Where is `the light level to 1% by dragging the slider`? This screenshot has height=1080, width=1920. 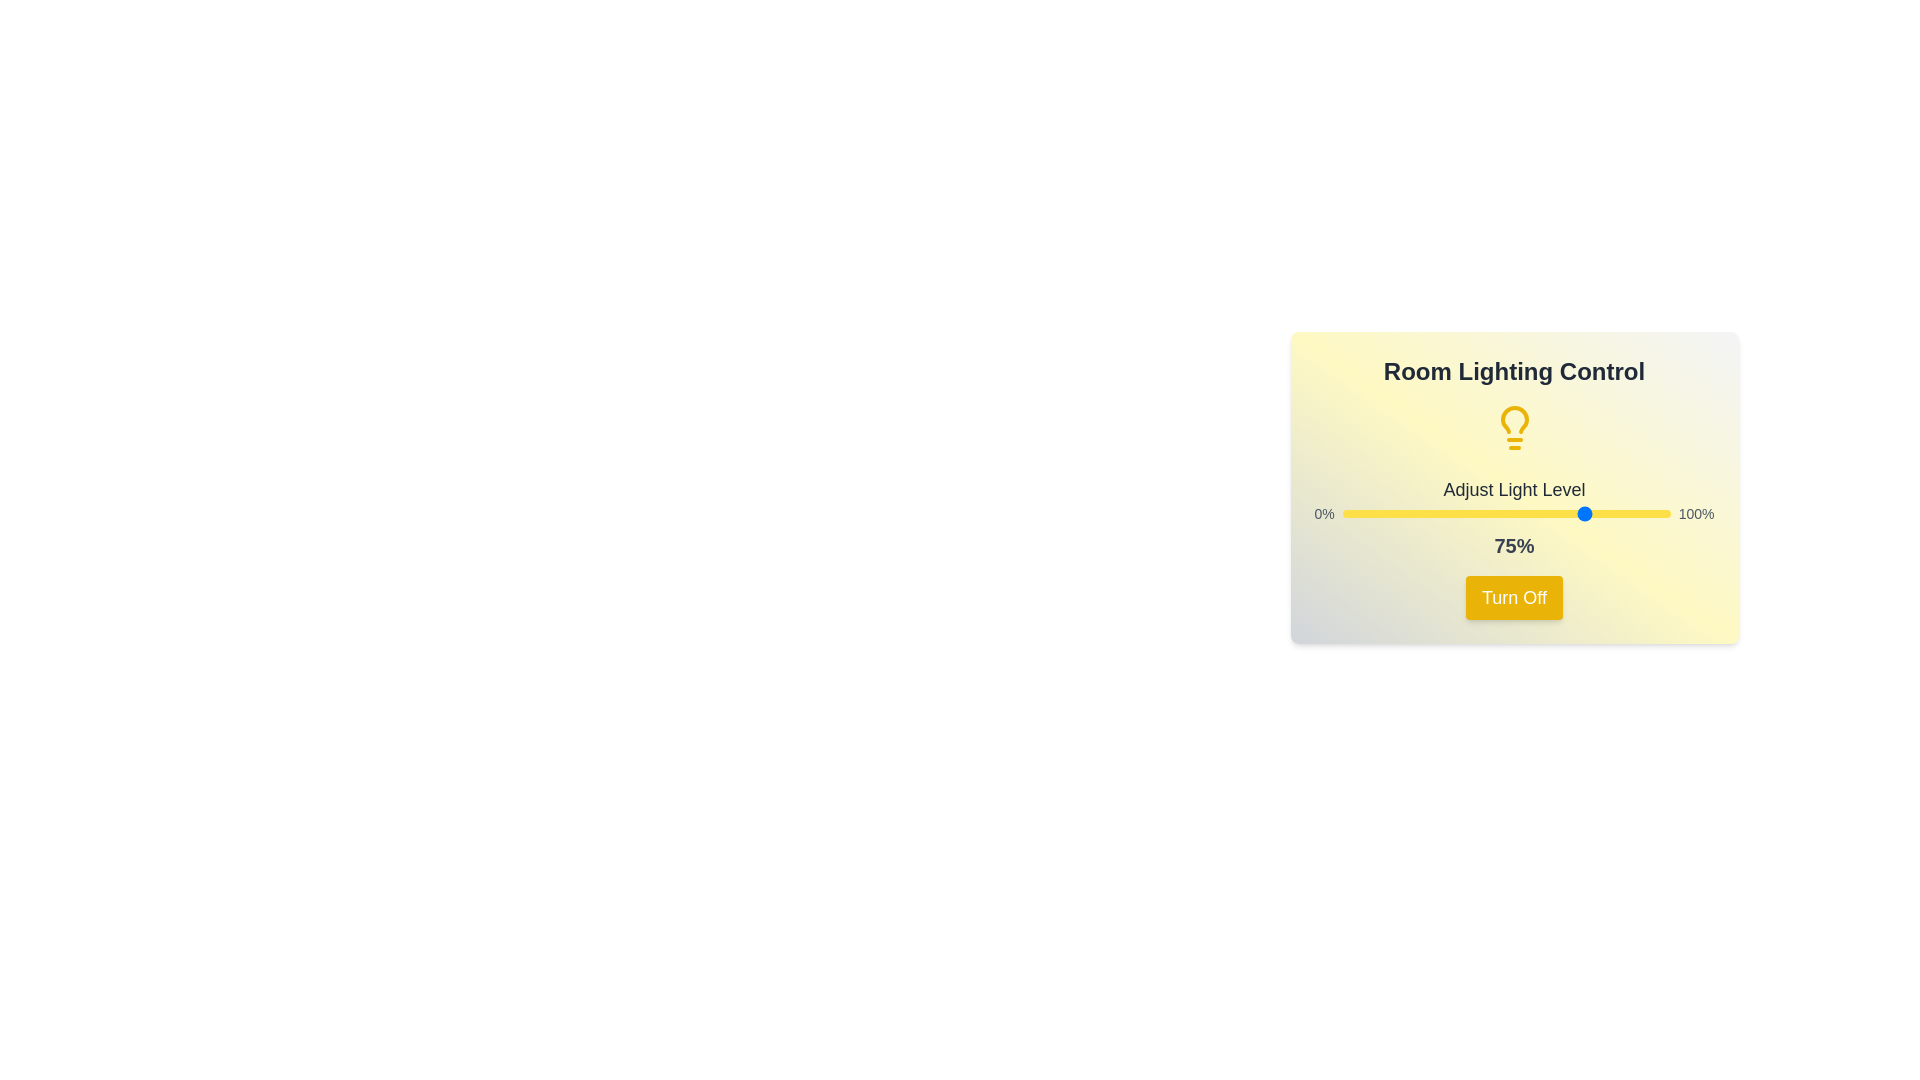
the light level to 1% by dragging the slider is located at coordinates (1345, 512).